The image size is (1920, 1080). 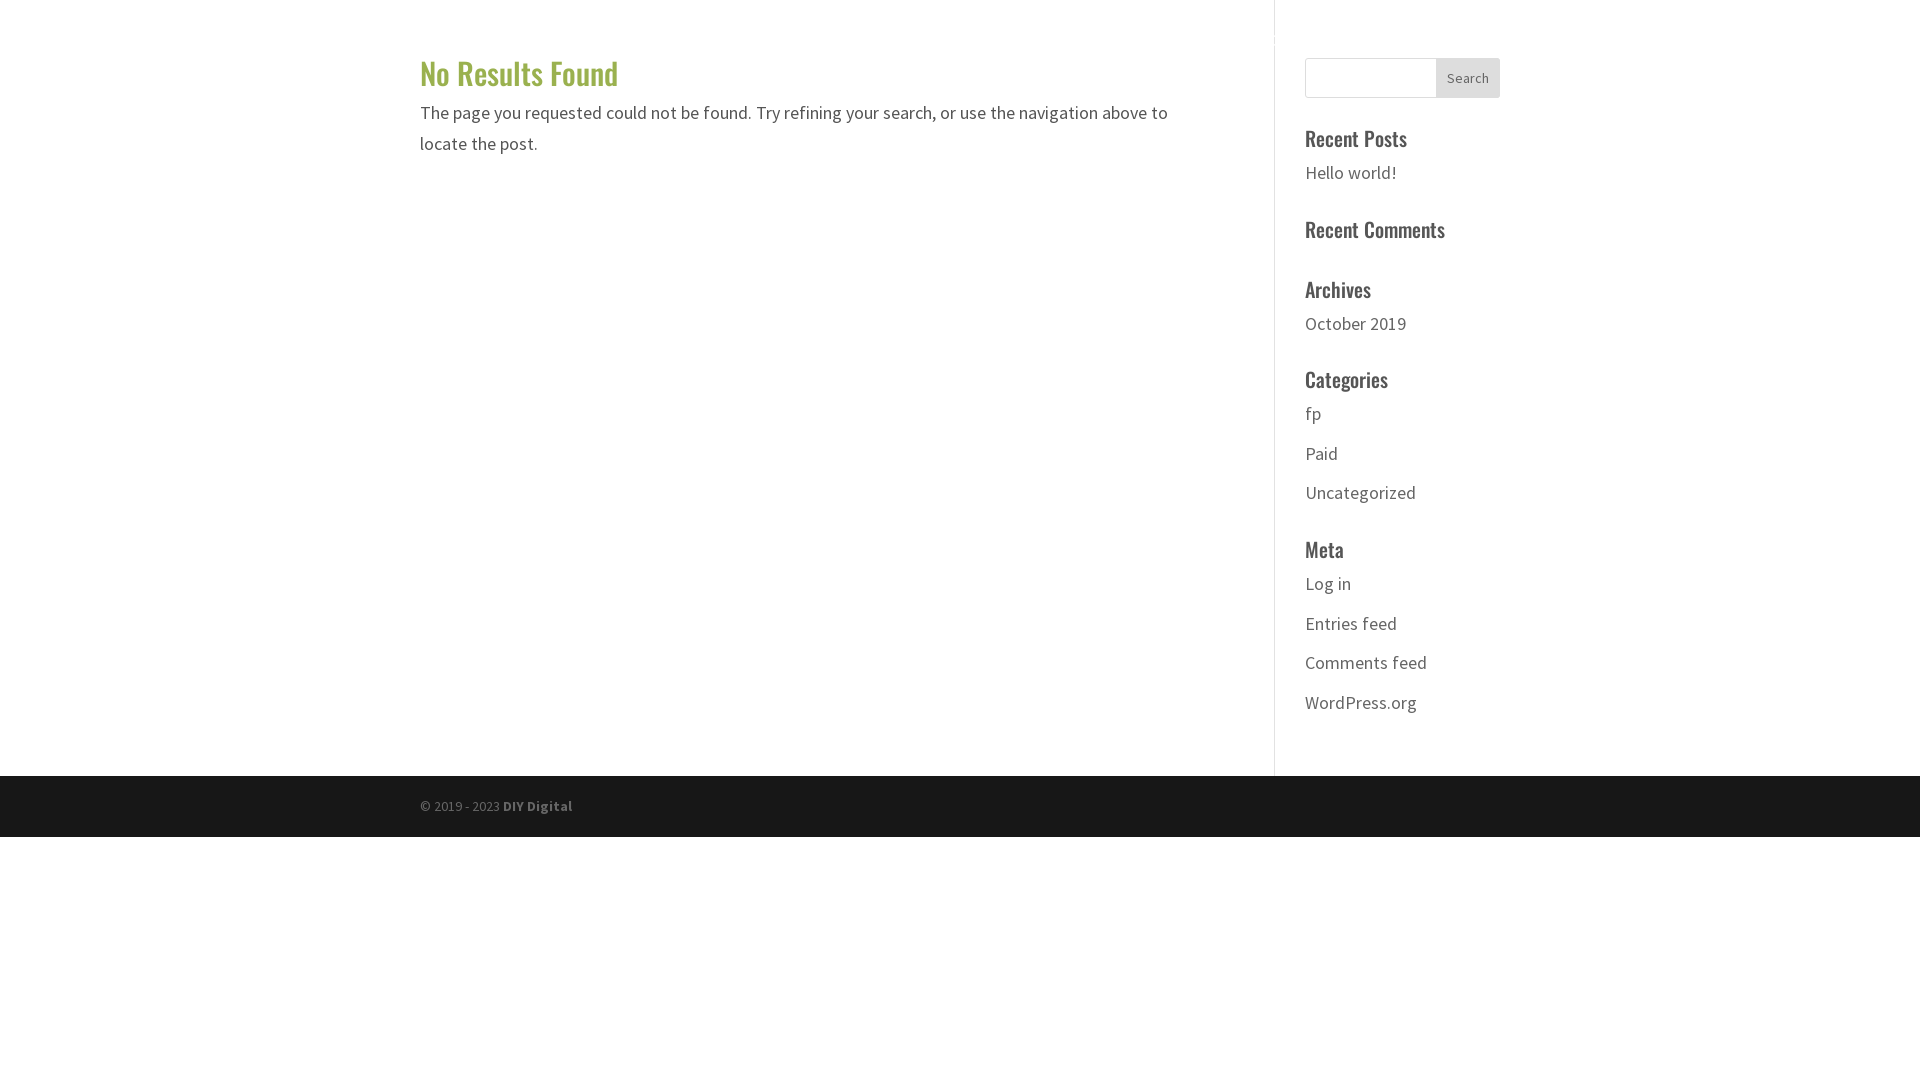 I want to click on 'October 2019', so click(x=1355, y=322).